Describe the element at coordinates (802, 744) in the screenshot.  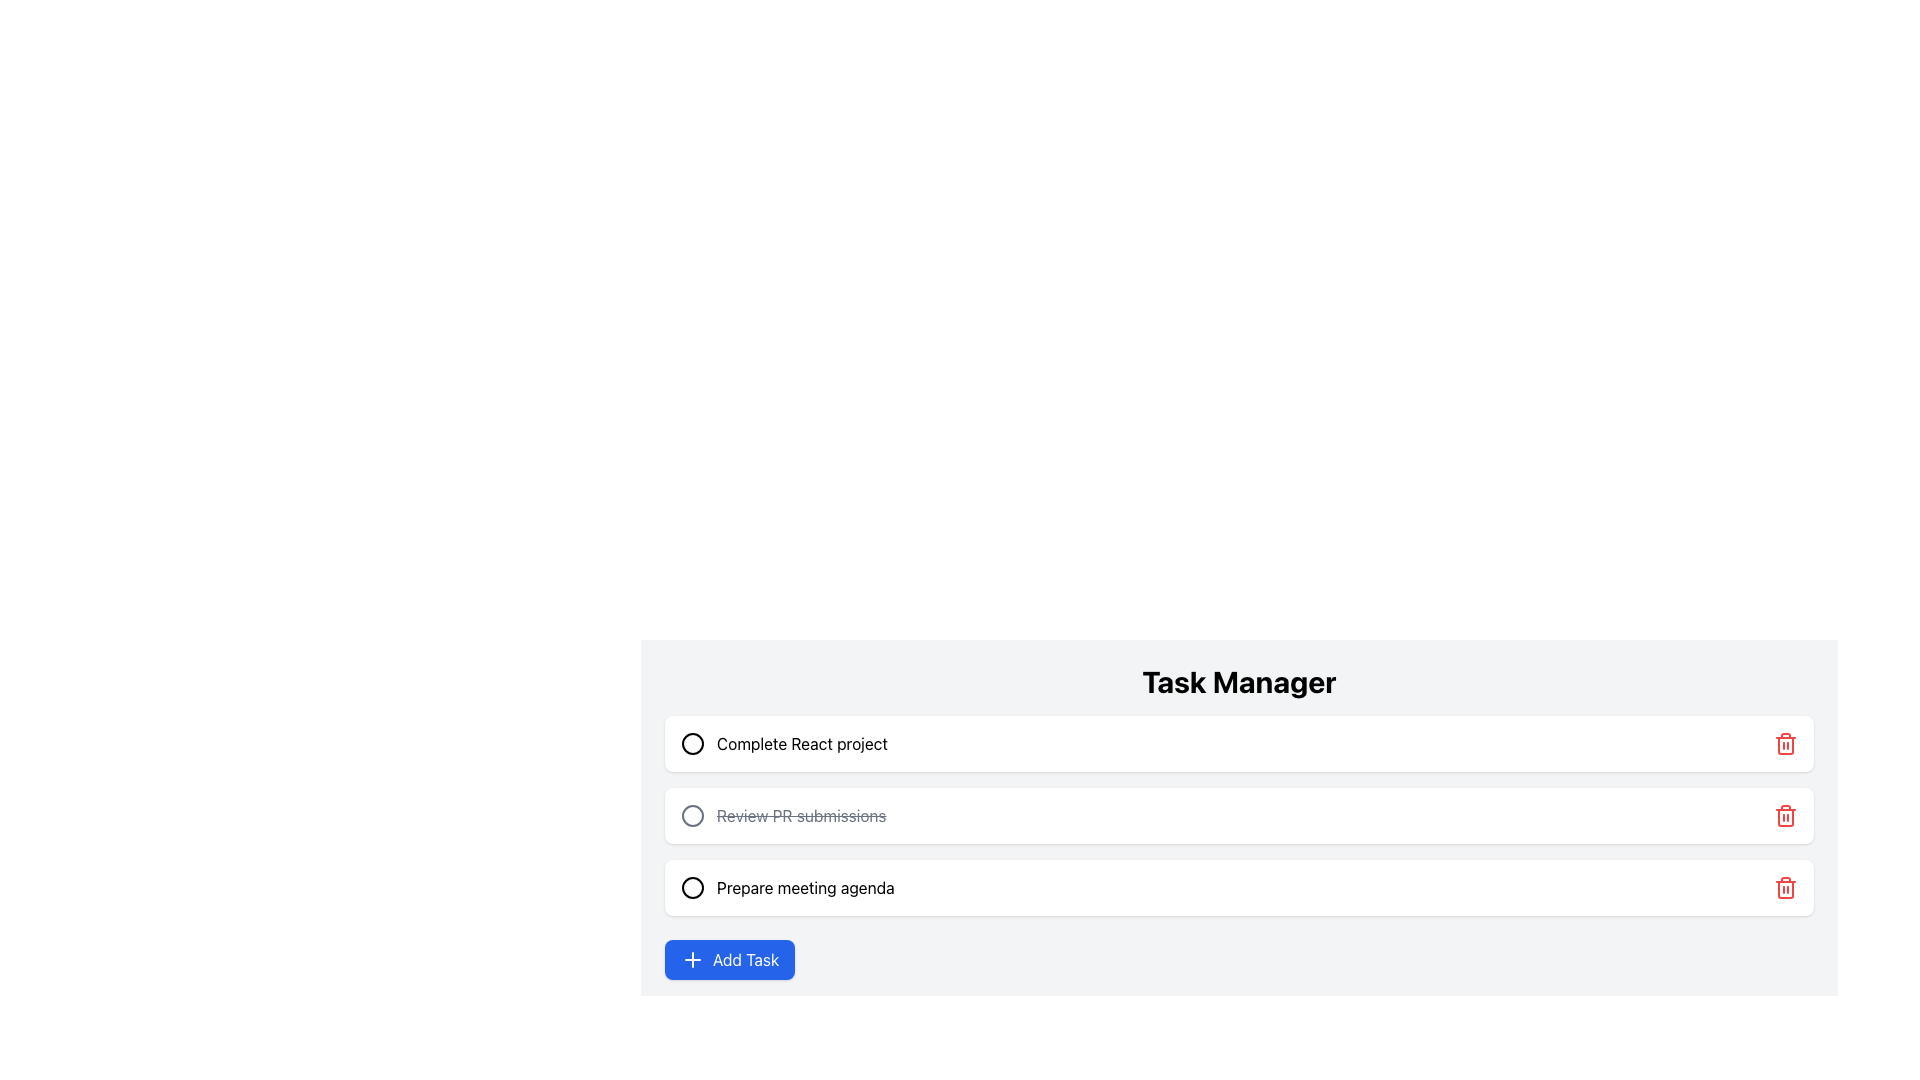
I see `and copy the text from the 'Complete React project' task label in the task manager` at that location.